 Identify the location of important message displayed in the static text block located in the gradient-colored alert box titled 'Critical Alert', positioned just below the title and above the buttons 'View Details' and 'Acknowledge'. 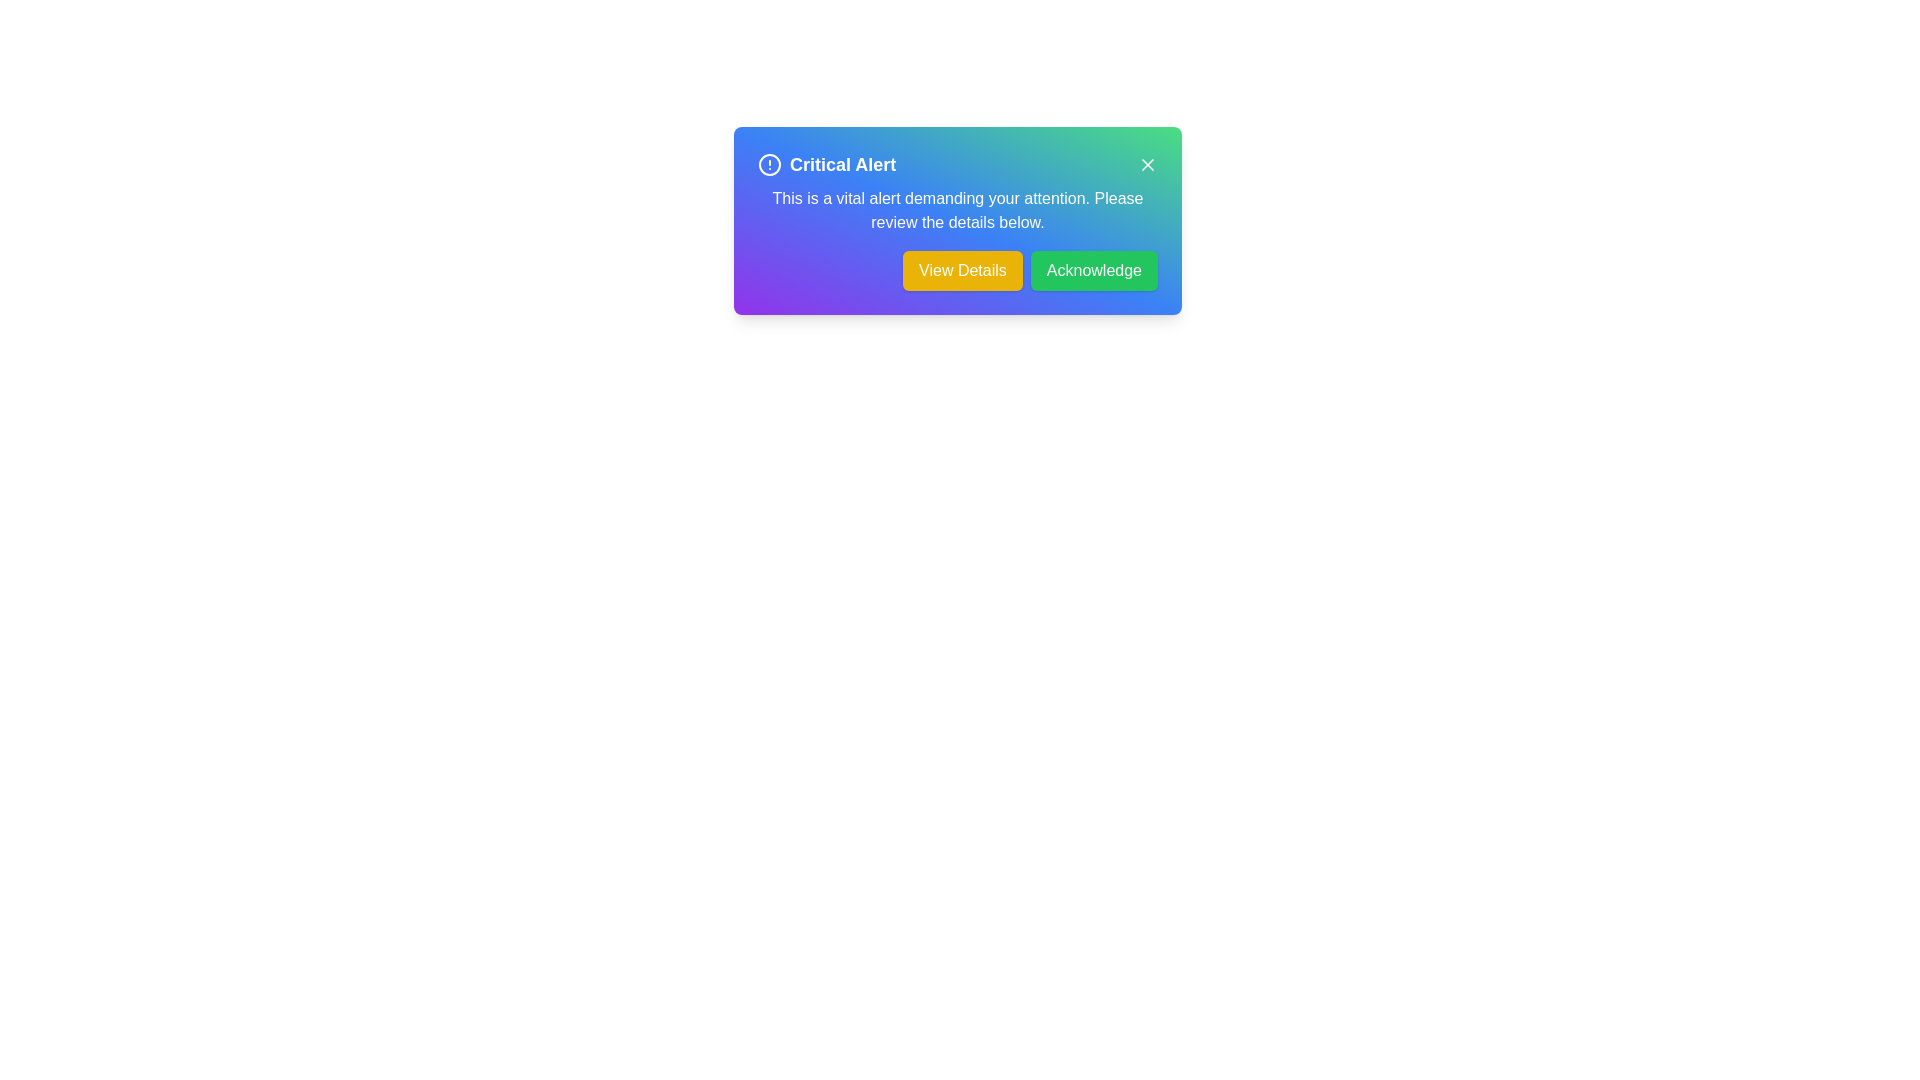
(957, 211).